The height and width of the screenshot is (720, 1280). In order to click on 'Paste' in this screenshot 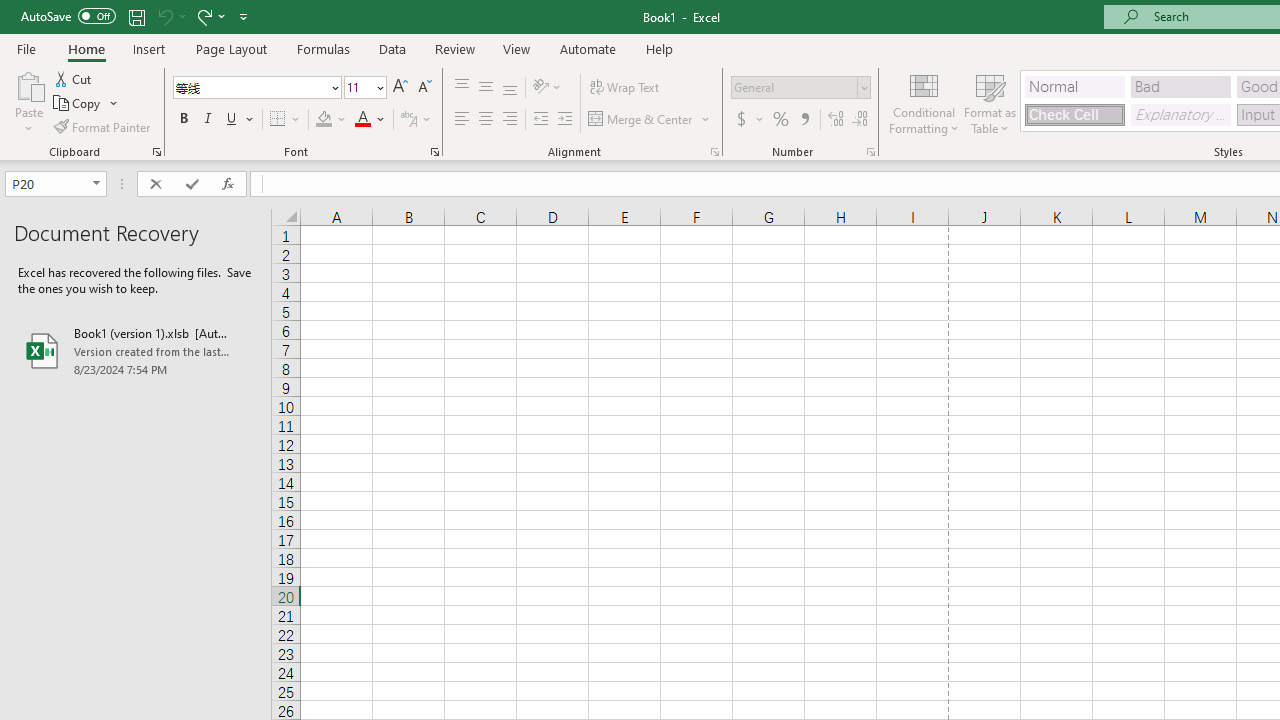, I will do `click(28, 103)`.